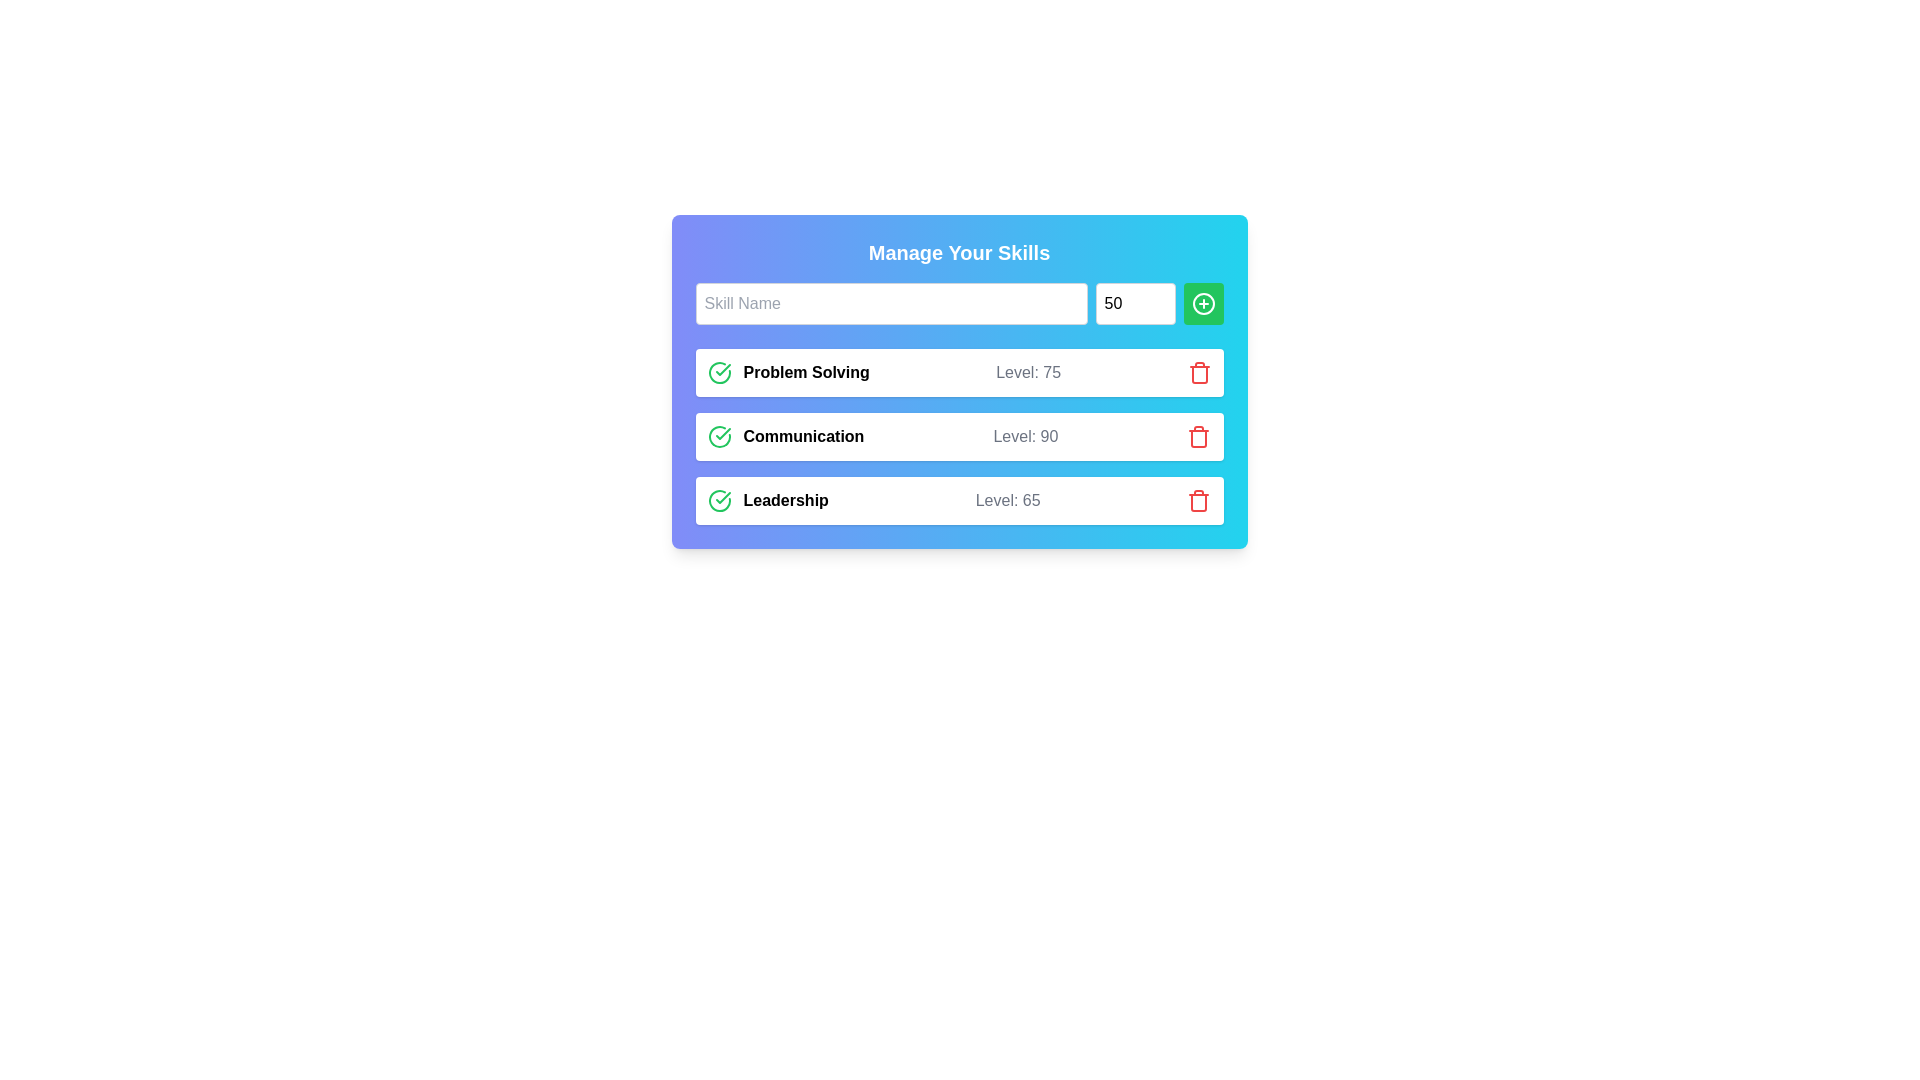 Image resolution: width=1920 pixels, height=1080 pixels. What do you see at coordinates (803, 435) in the screenshot?
I see `text from the 'Communication' label in the skill management interface, which is the second label in a vertical list of skill descriptors` at bounding box center [803, 435].